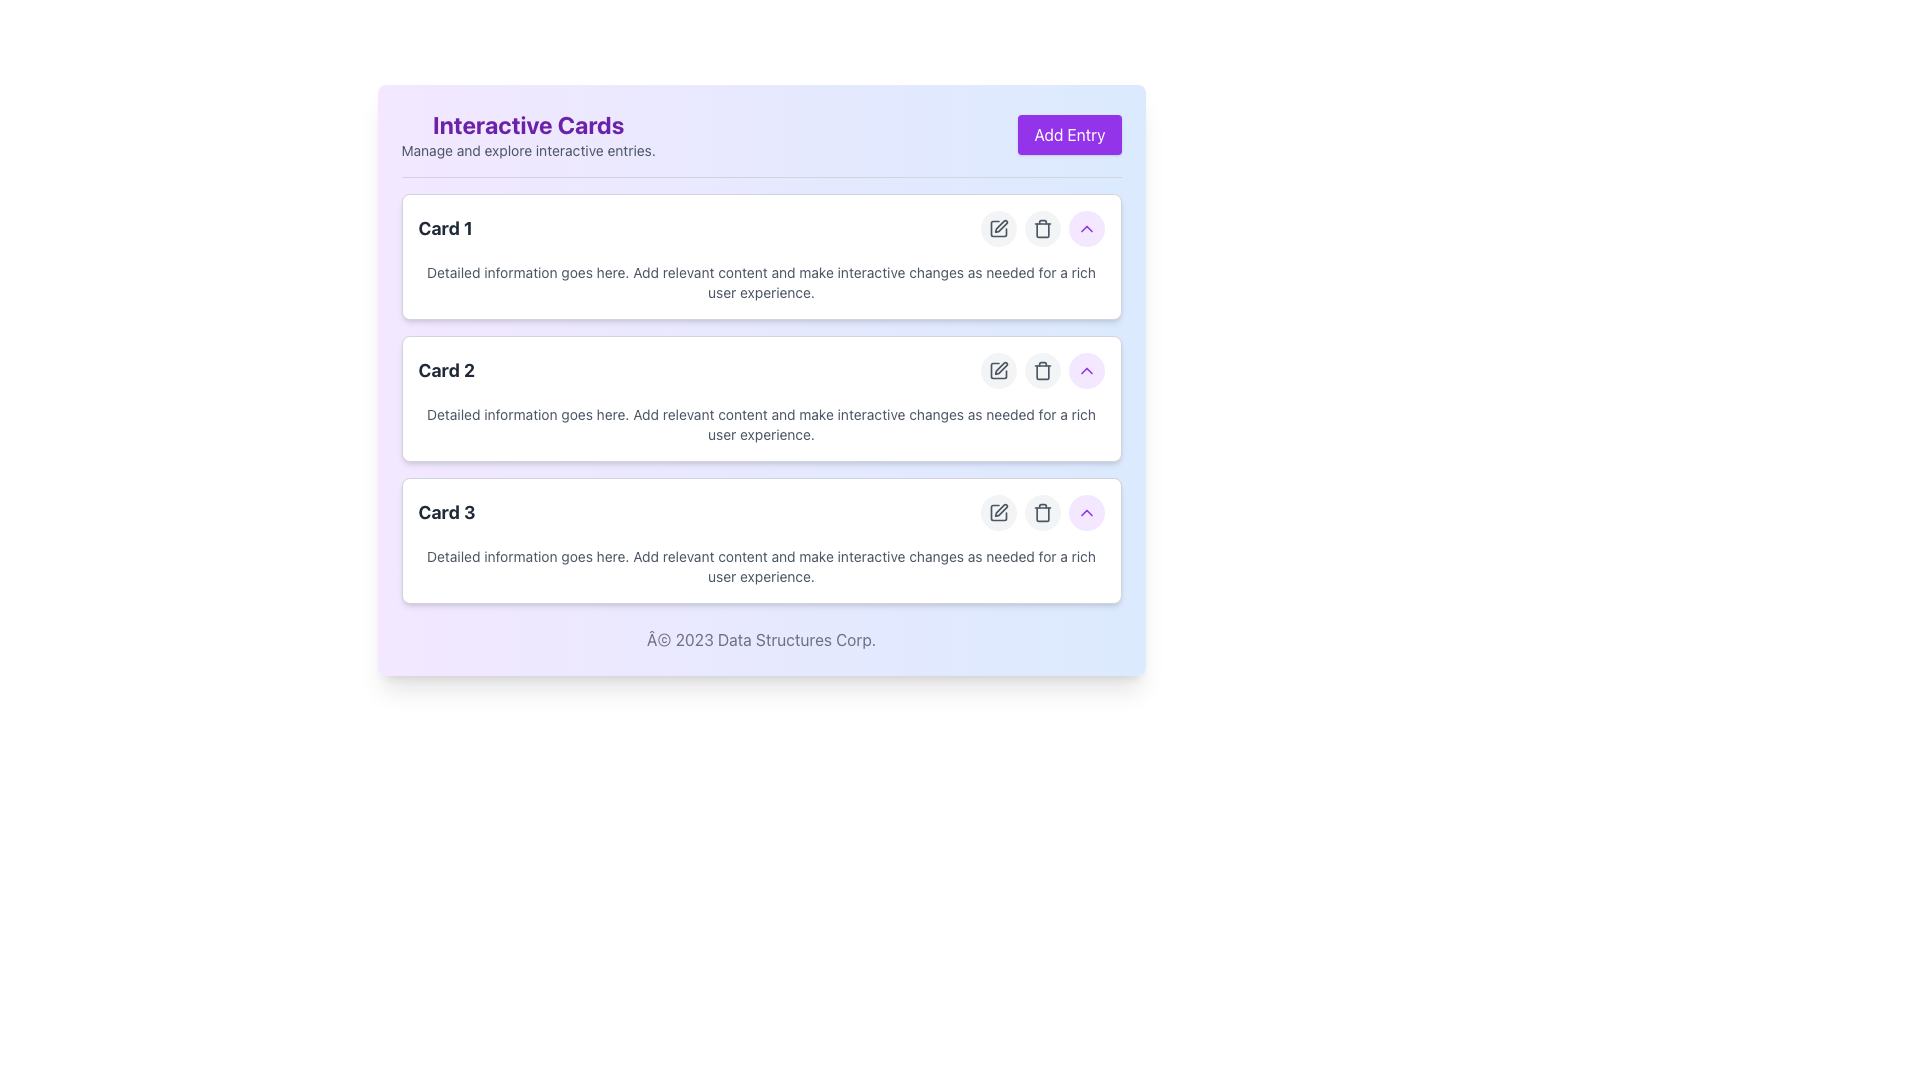 Image resolution: width=1920 pixels, height=1080 pixels. I want to click on the delete icon button, which is the second icon in a set of three located to the right of the 'Card 3' entry in a vertical list of cards, so click(1041, 513).